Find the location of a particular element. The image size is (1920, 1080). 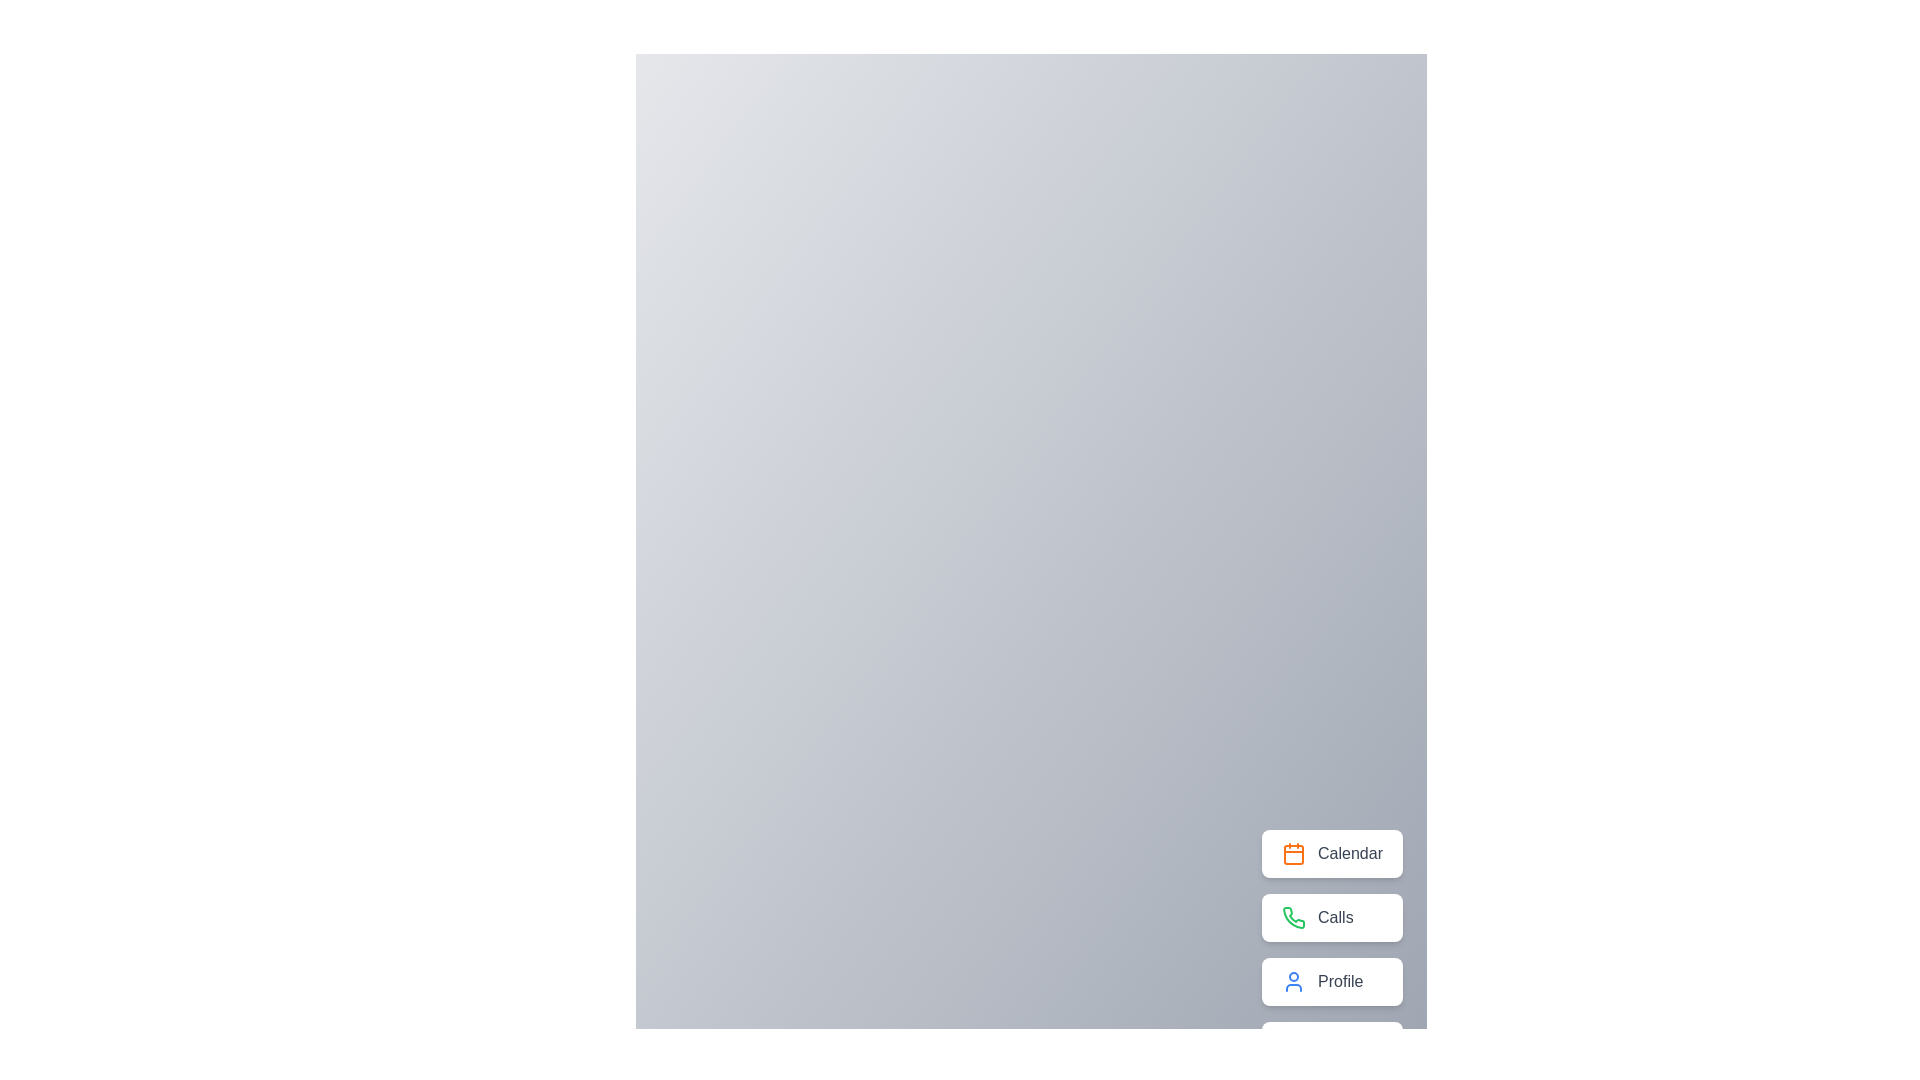

the 'Calls' button to access call-related functionalities is located at coordinates (1332, 918).